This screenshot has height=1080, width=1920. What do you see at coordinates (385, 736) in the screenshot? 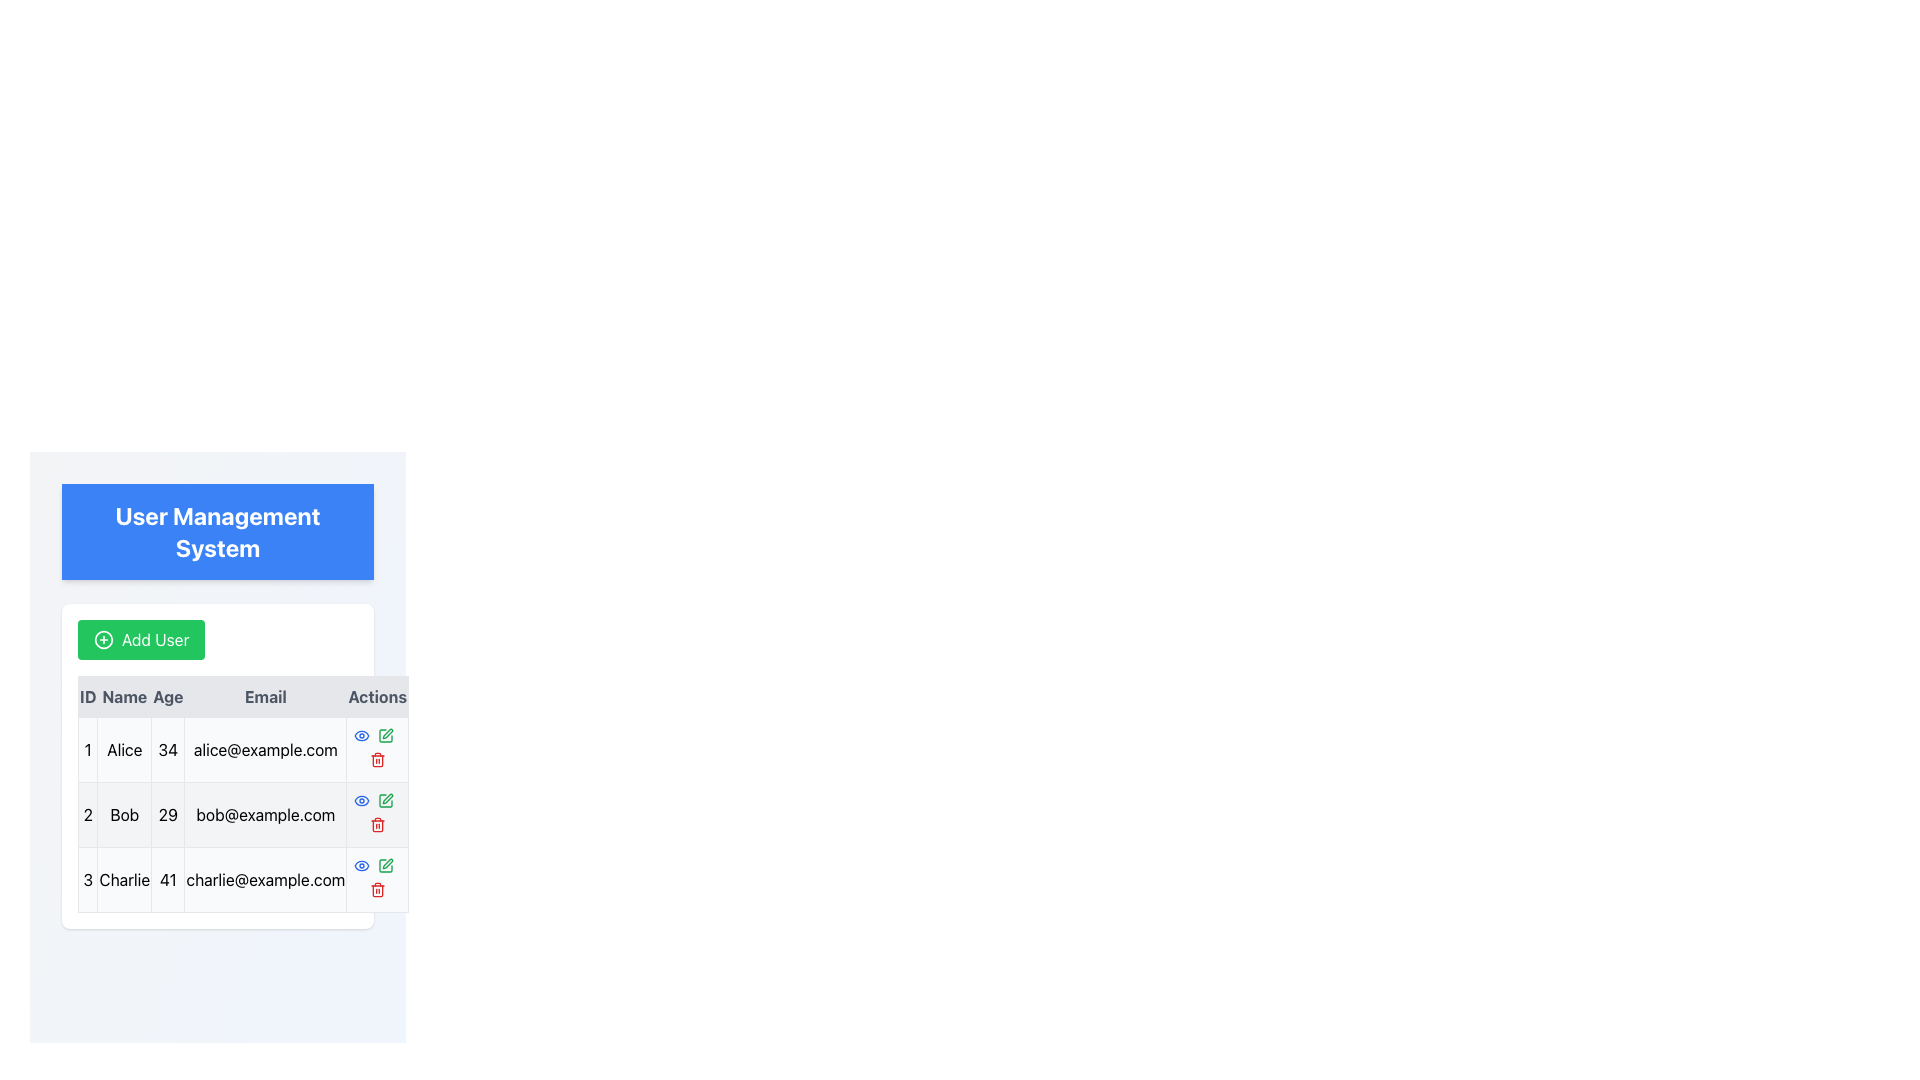
I see `the pen icon in Charlie's row under the 'Actions' column` at bounding box center [385, 736].